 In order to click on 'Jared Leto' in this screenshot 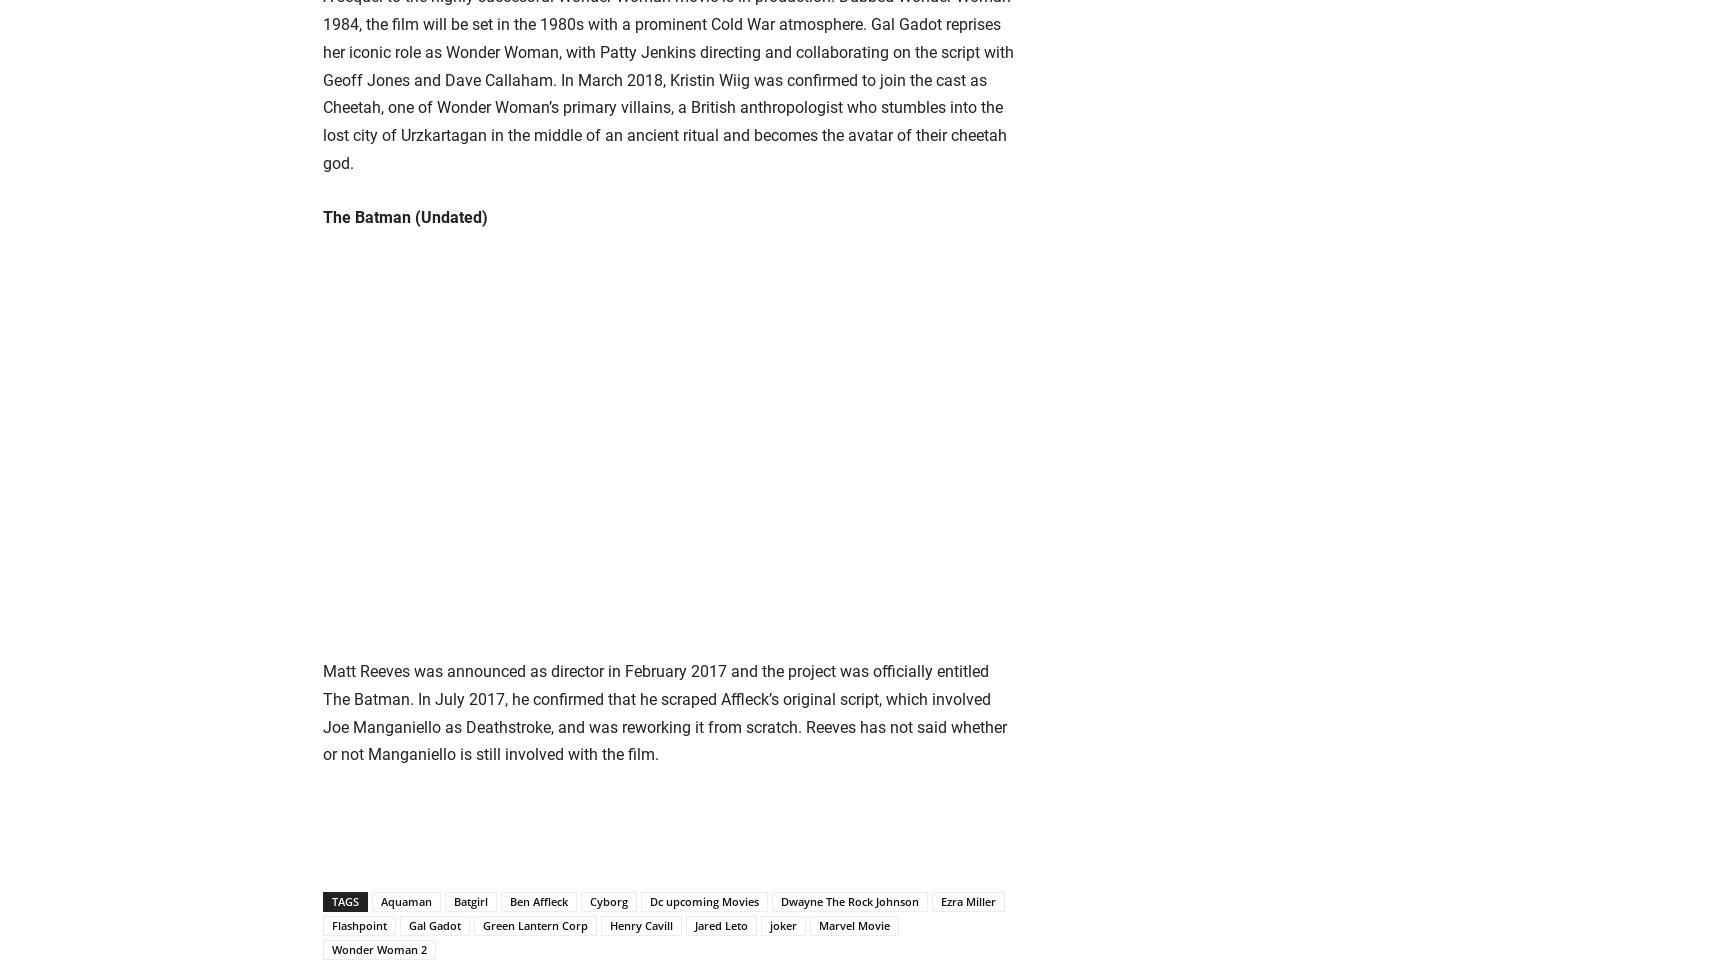, I will do `click(694, 924)`.